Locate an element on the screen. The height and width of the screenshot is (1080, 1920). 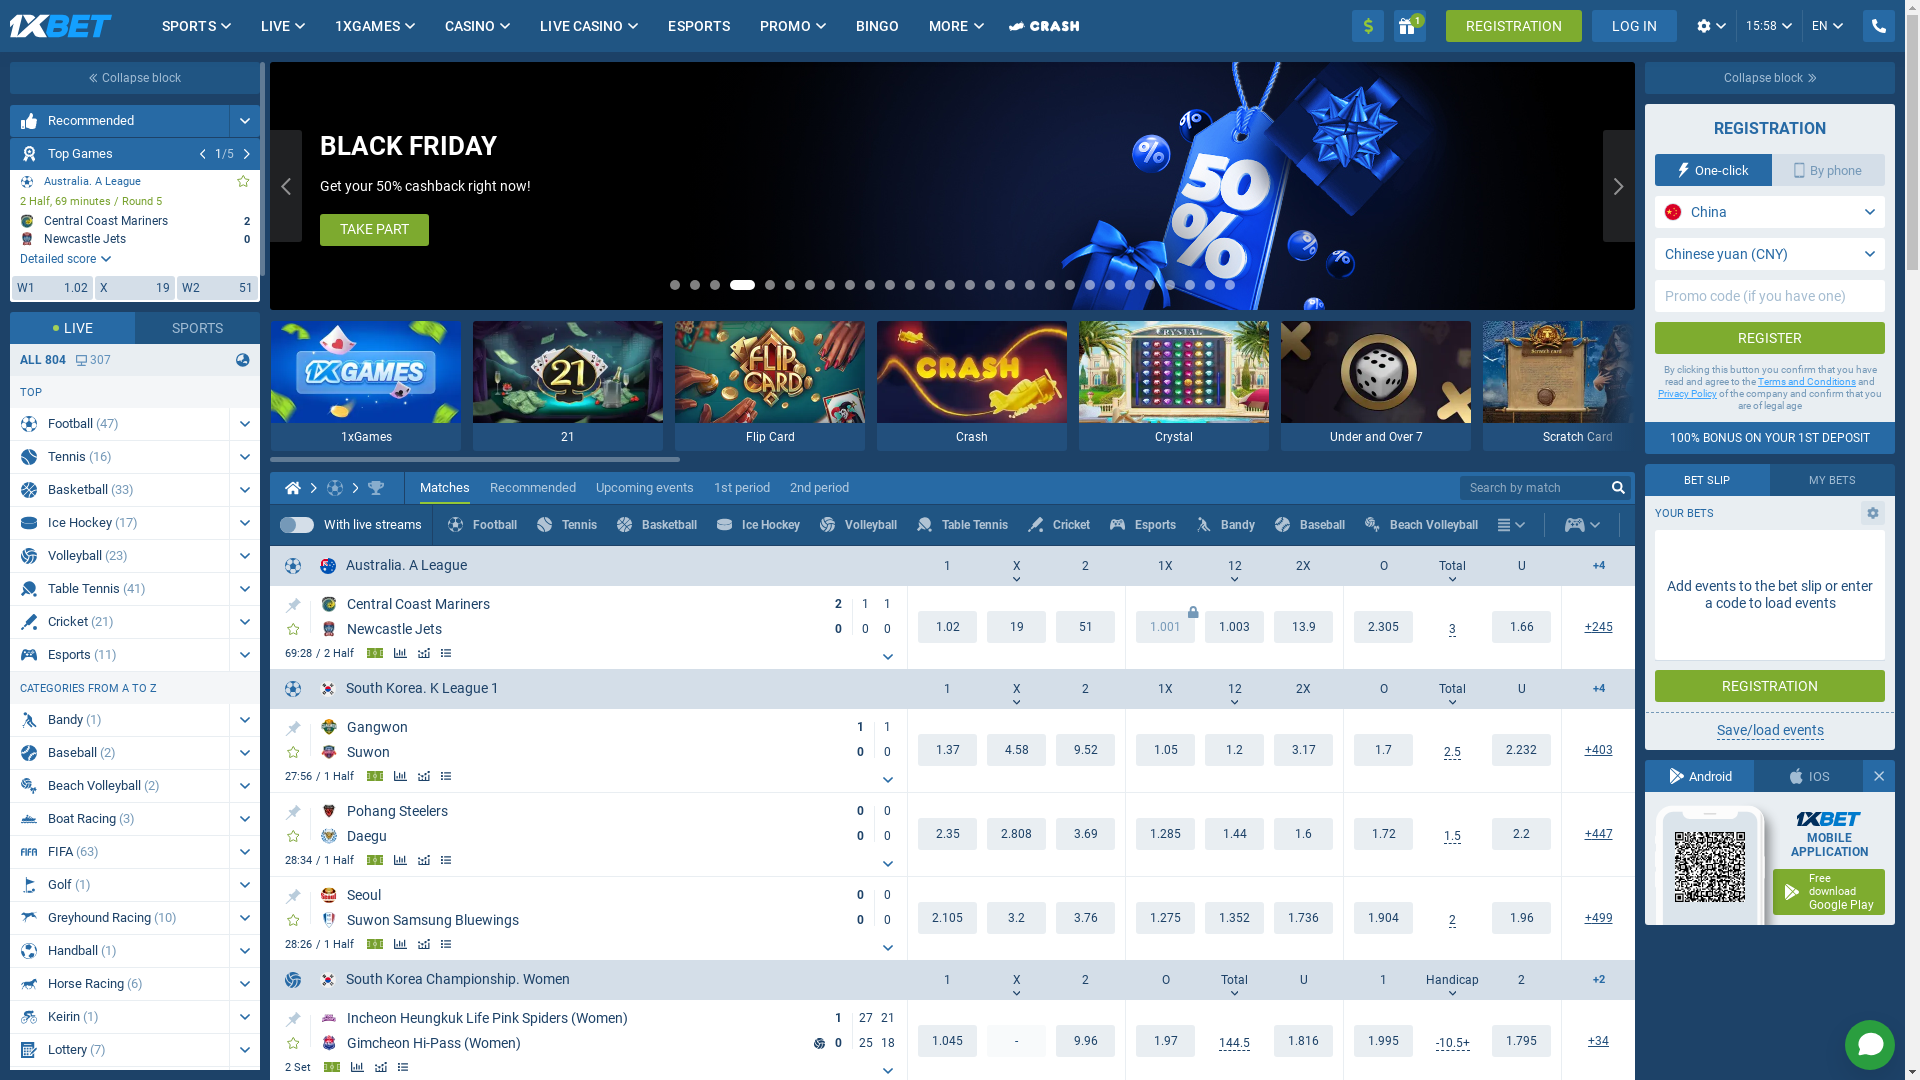
'1.96' is located at coordinates (1520, 918).